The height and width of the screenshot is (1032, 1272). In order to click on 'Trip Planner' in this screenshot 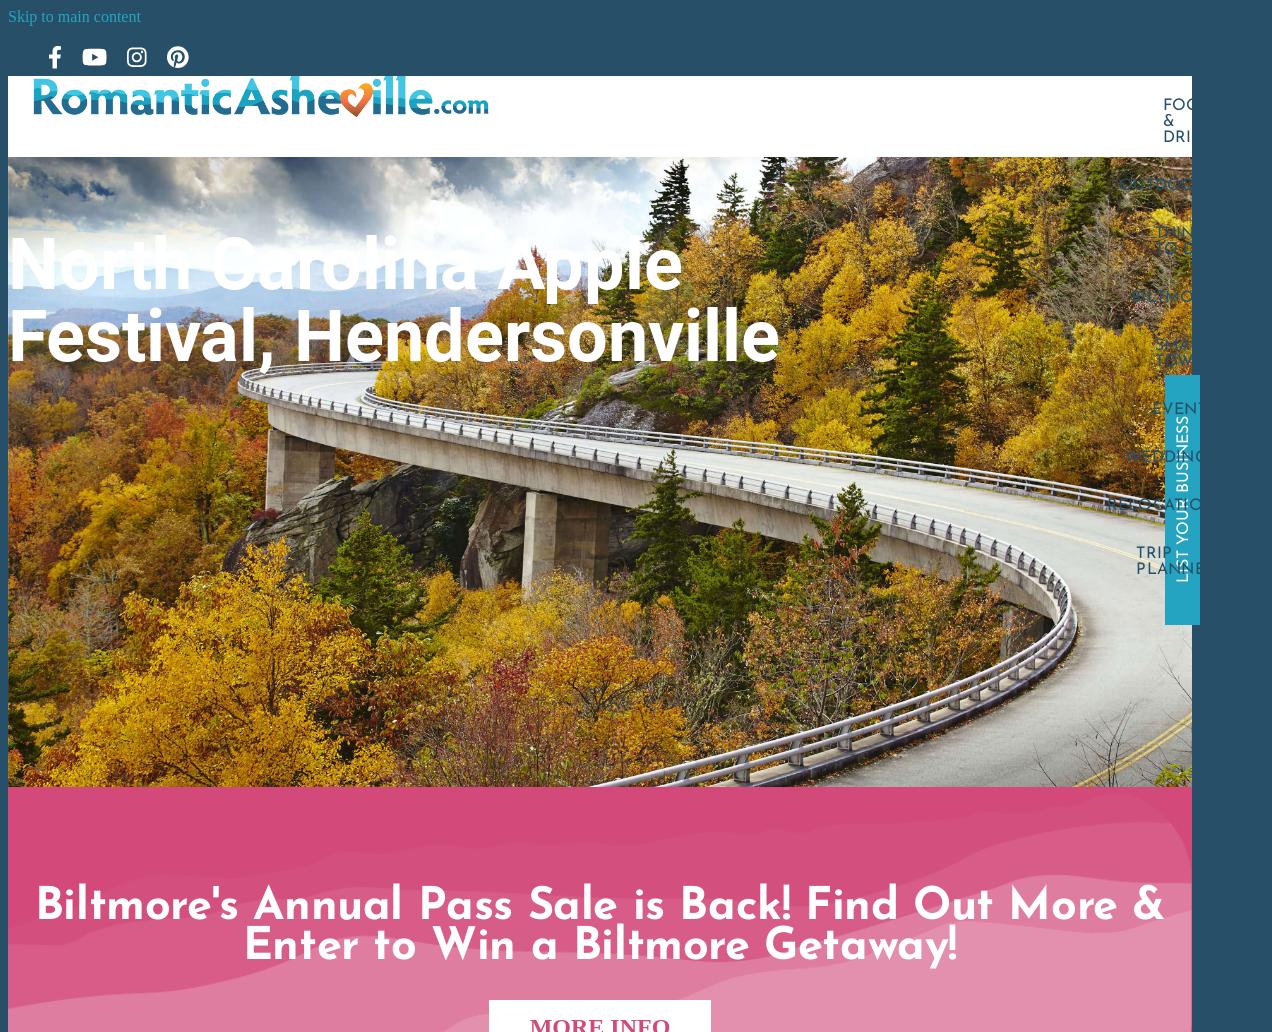, I will do `click(1136, 560)`.